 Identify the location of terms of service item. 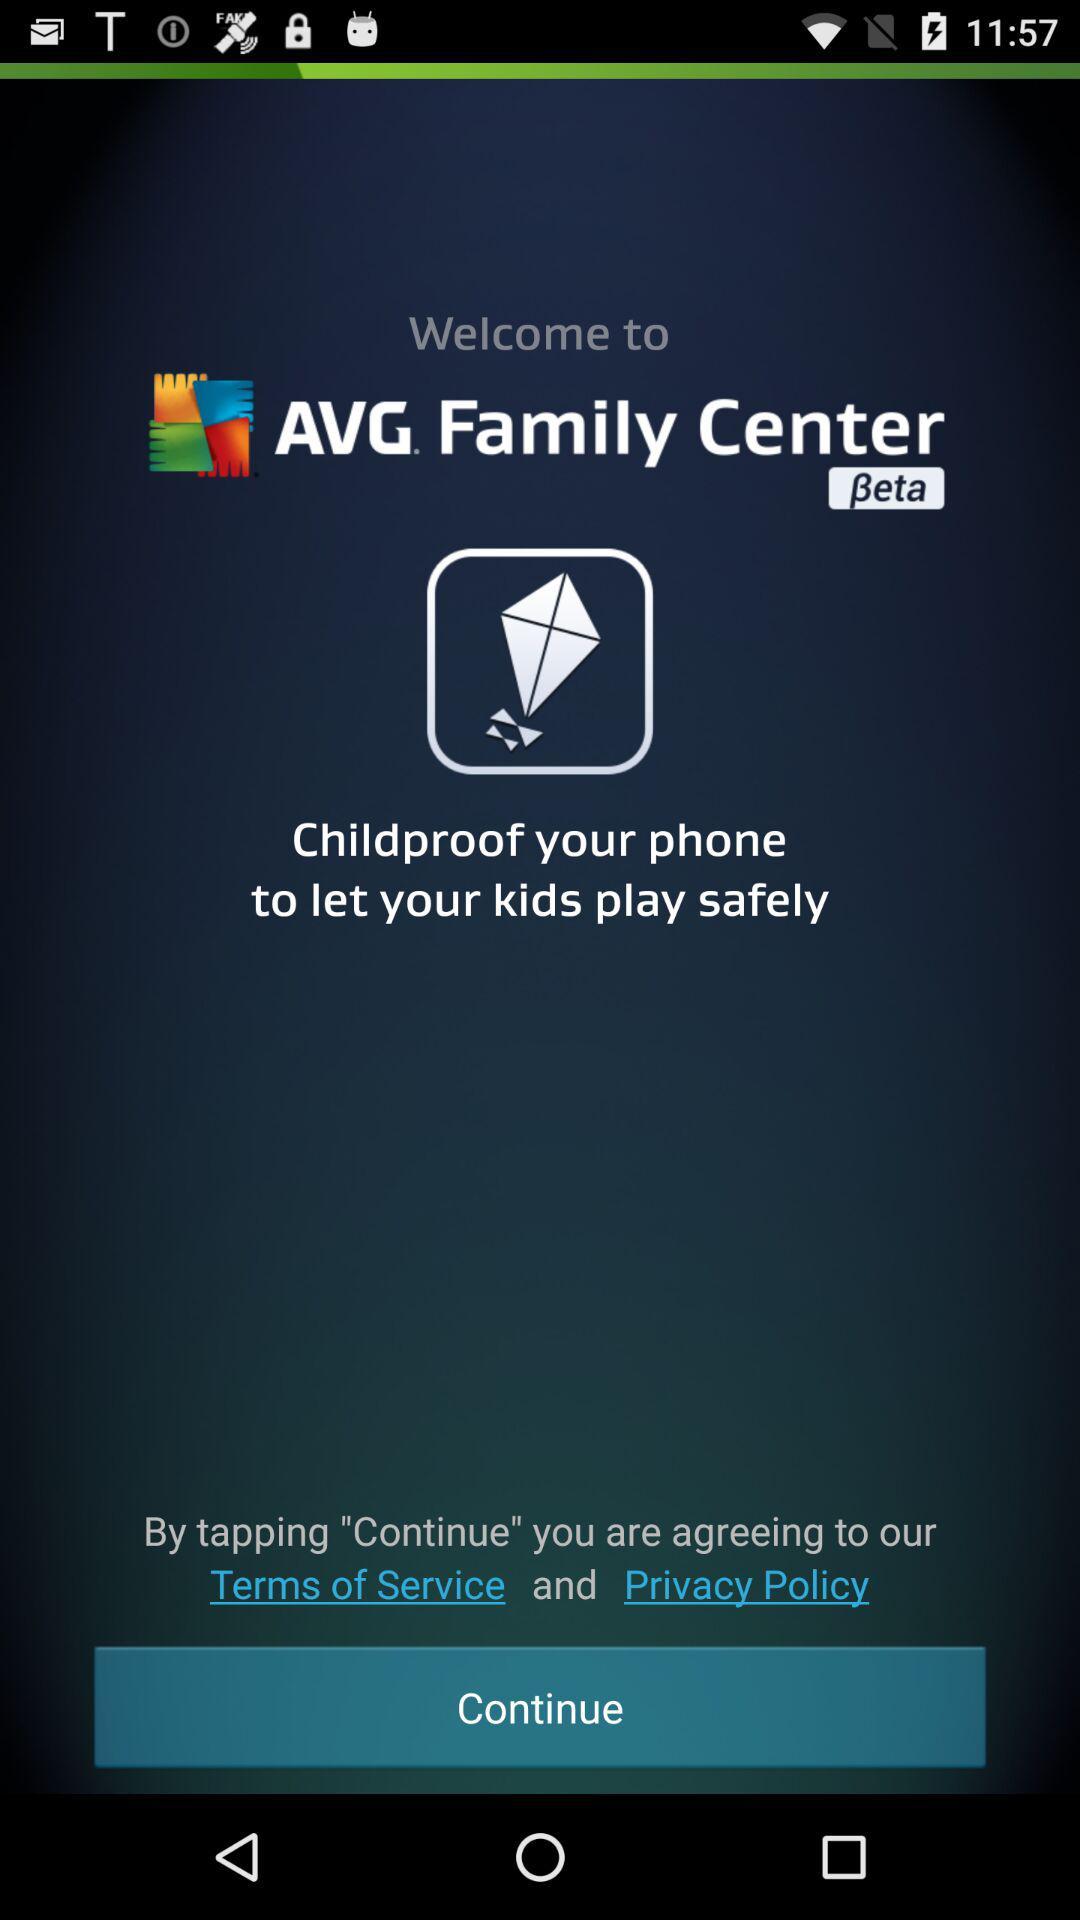
(356, 1582).